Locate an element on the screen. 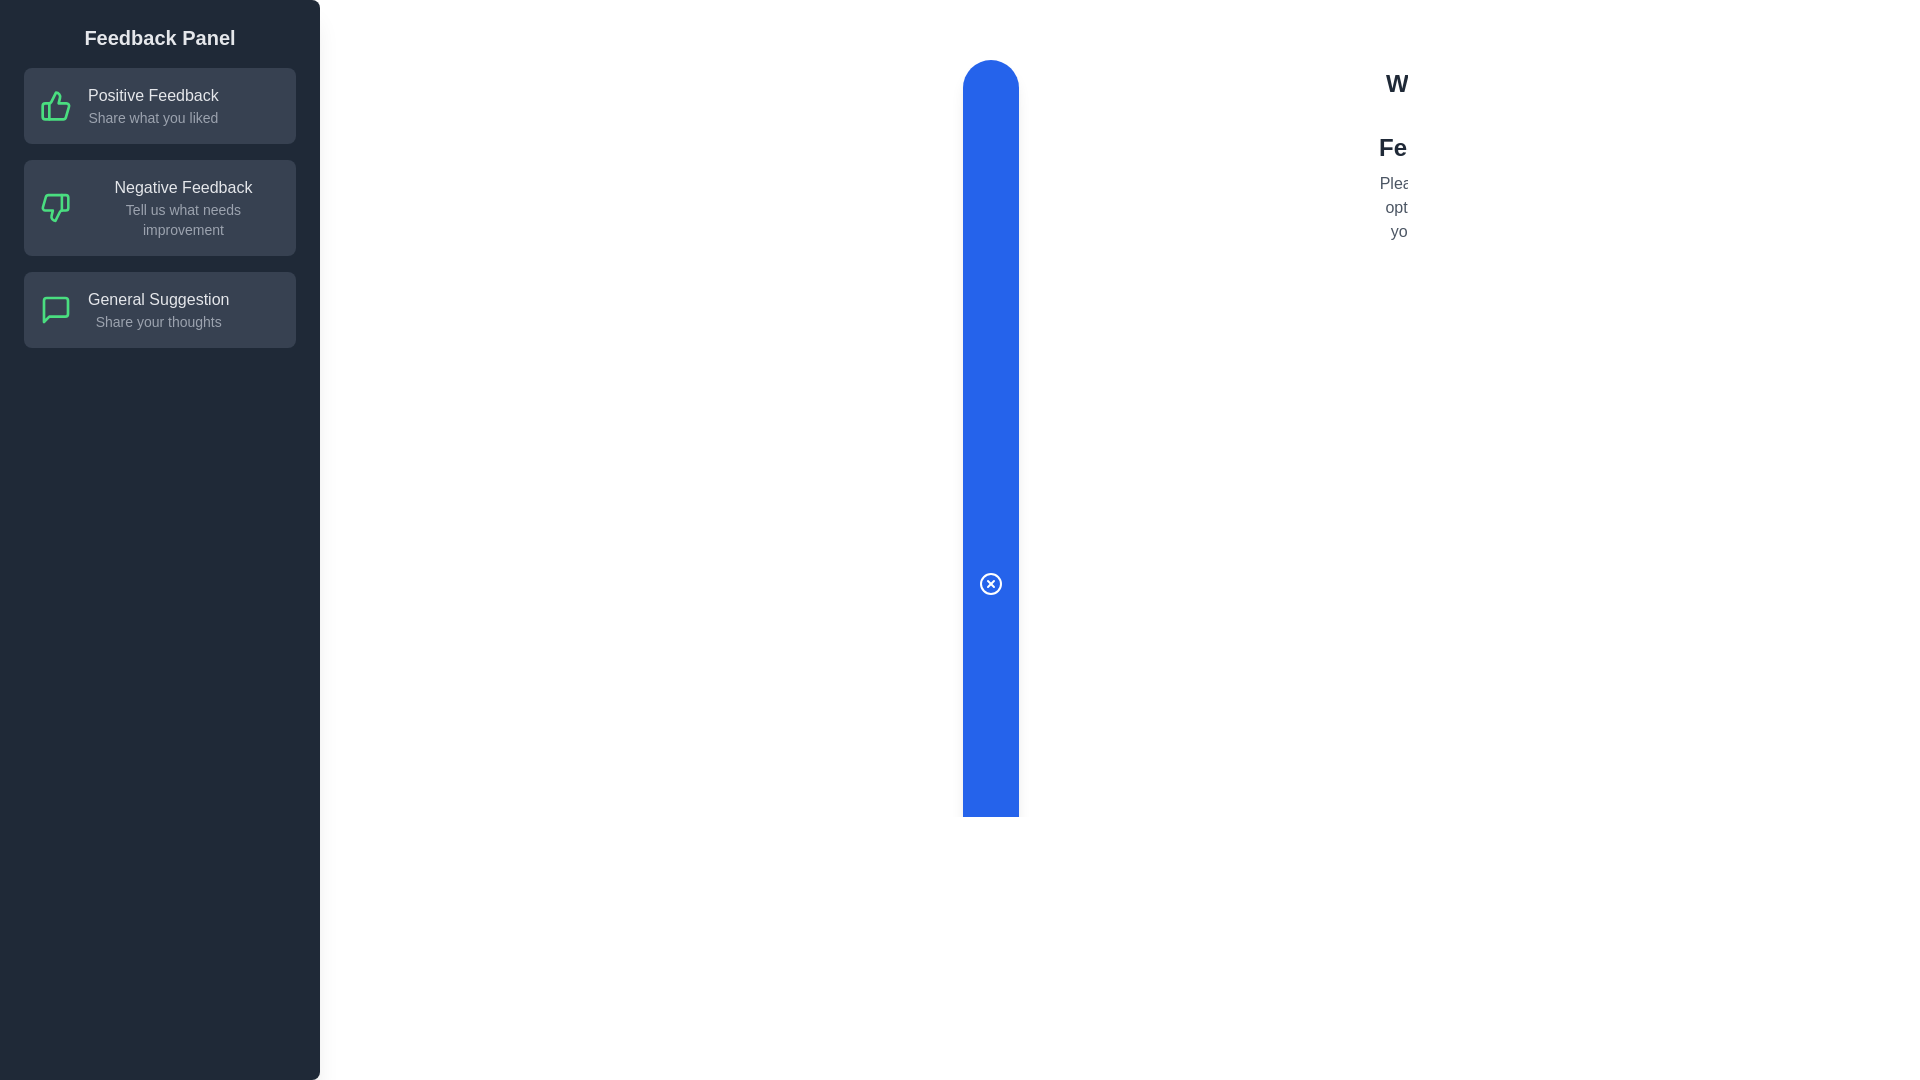  the toggle button to change the visibility of the feedback panel is located at coordinates (990, 583).